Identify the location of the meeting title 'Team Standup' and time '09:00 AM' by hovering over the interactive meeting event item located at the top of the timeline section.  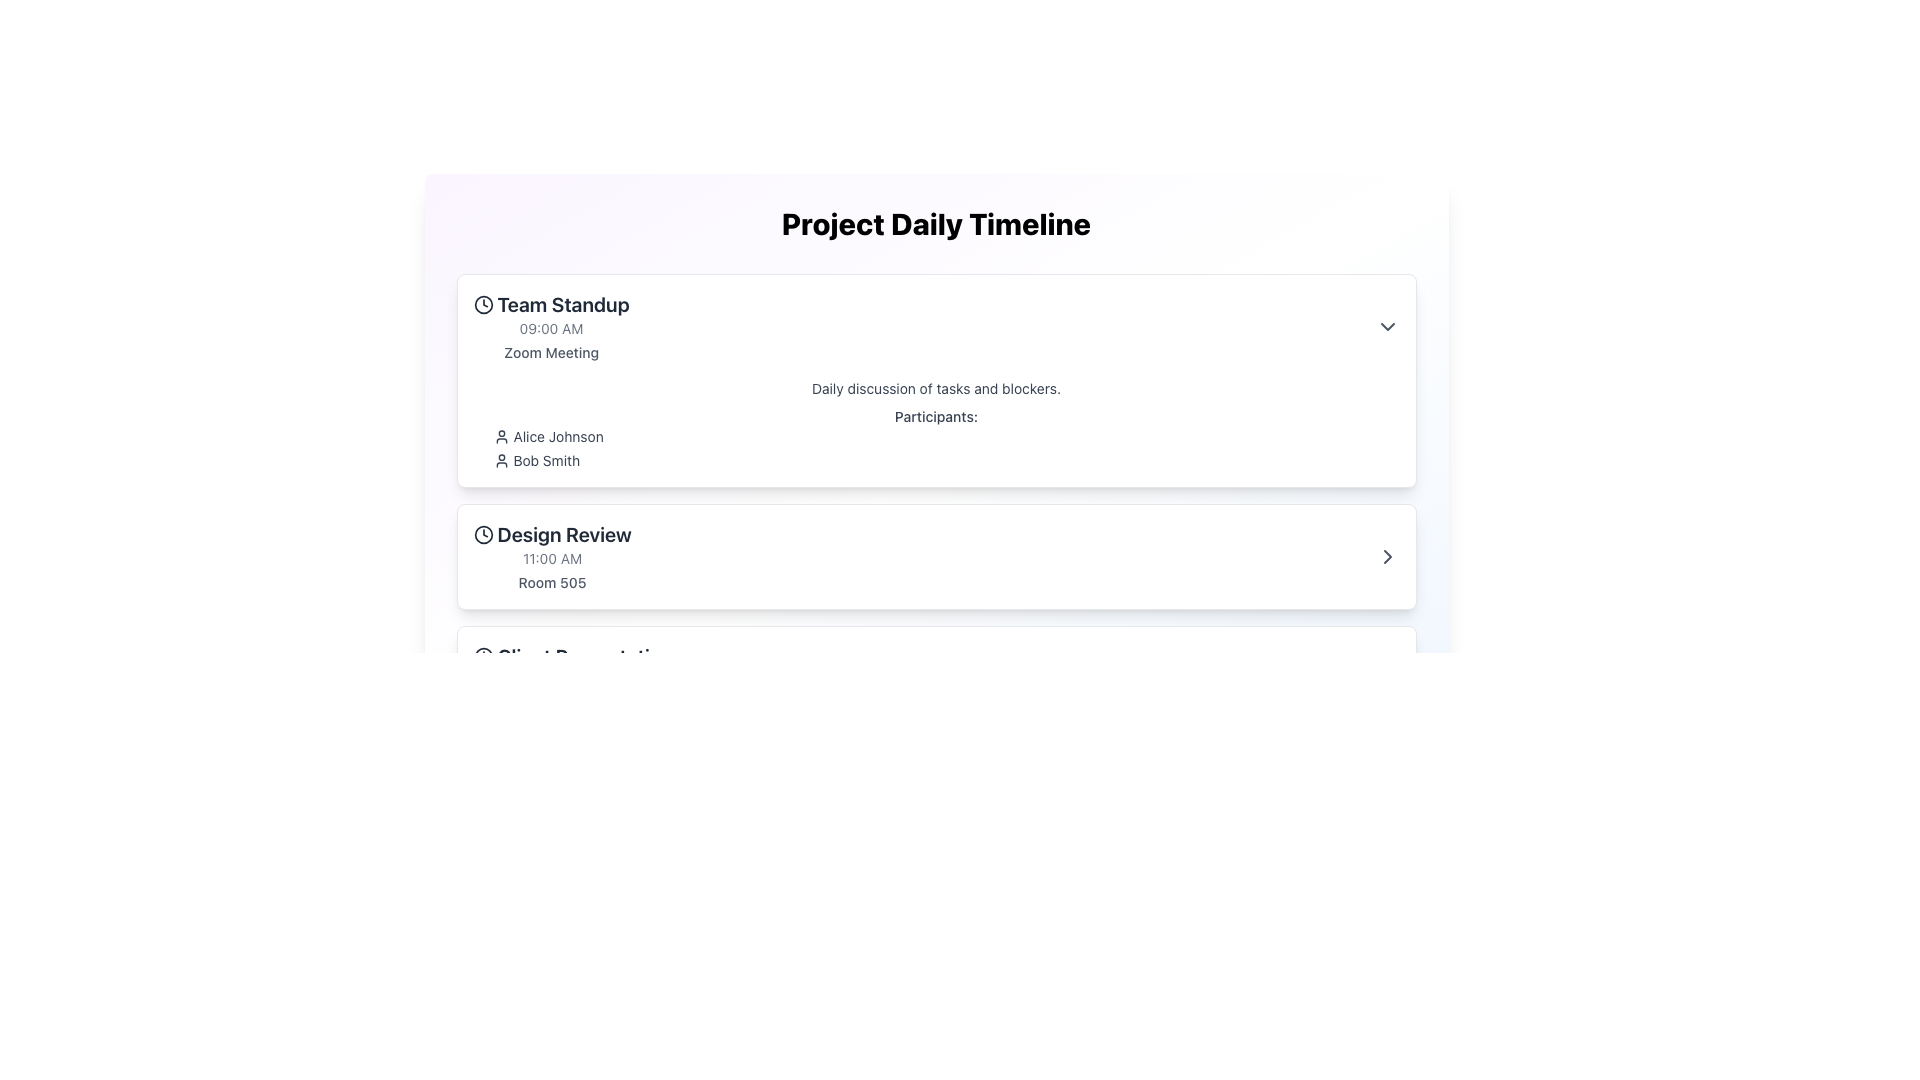
(935, 326).